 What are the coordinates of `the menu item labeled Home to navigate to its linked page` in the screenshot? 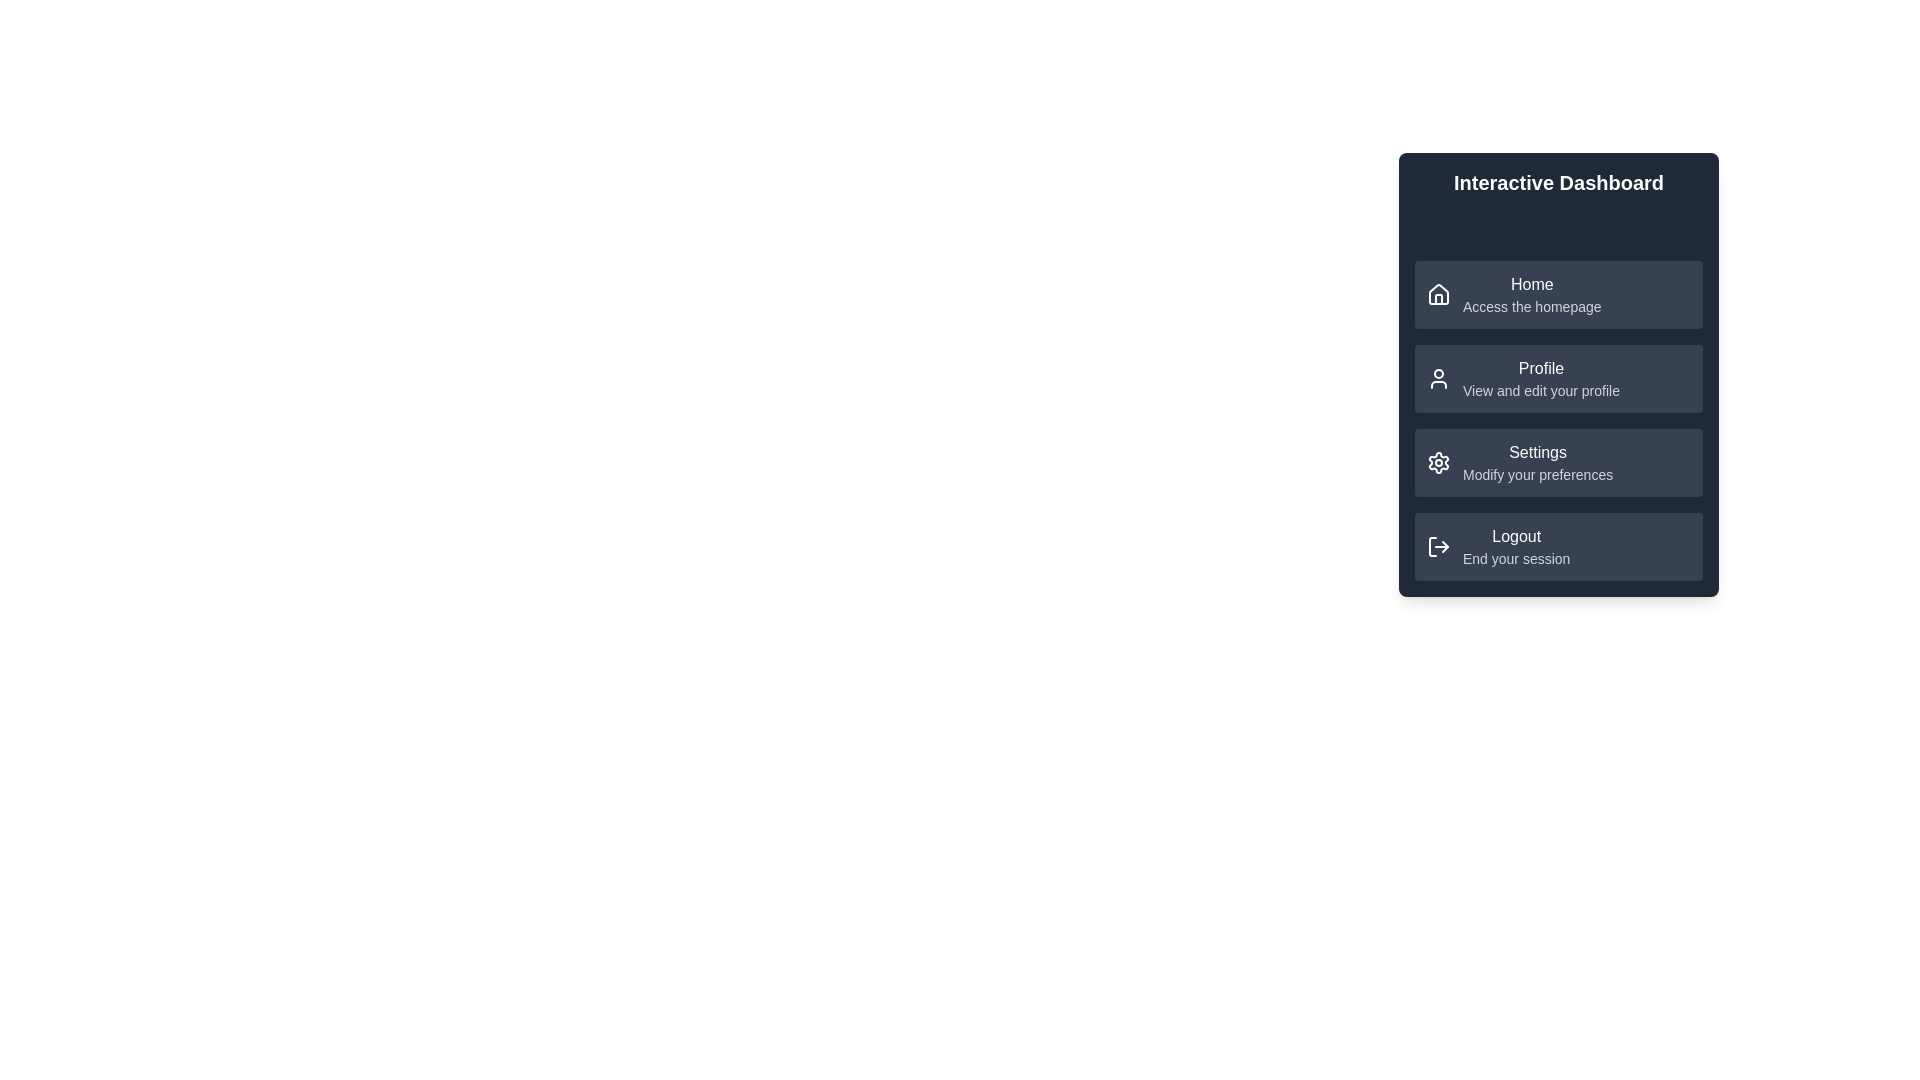 It's located at (1558, 294).